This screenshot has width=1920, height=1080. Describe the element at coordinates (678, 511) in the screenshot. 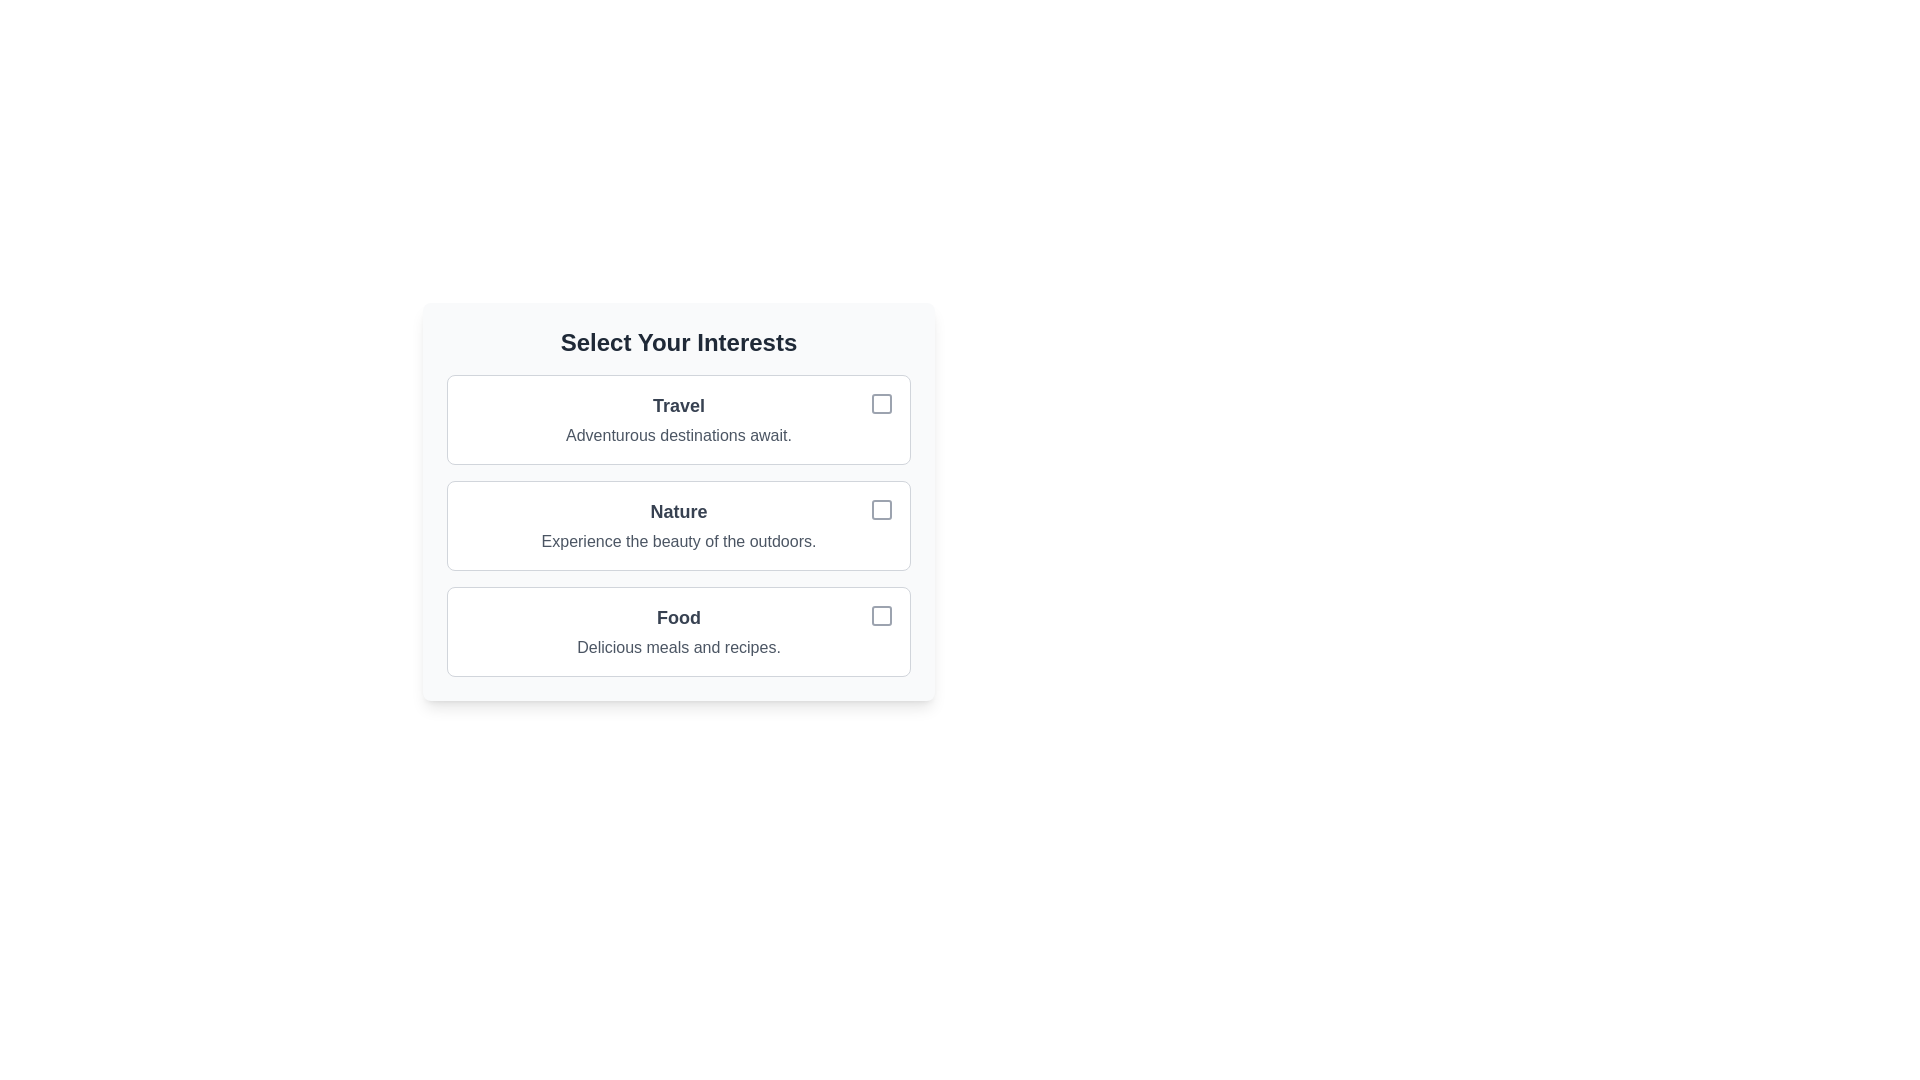

I see `the 'Nature' text label, which serves as the title for the middle selection option in a list of interest categories, guiding the user to recognize this option` at that location.